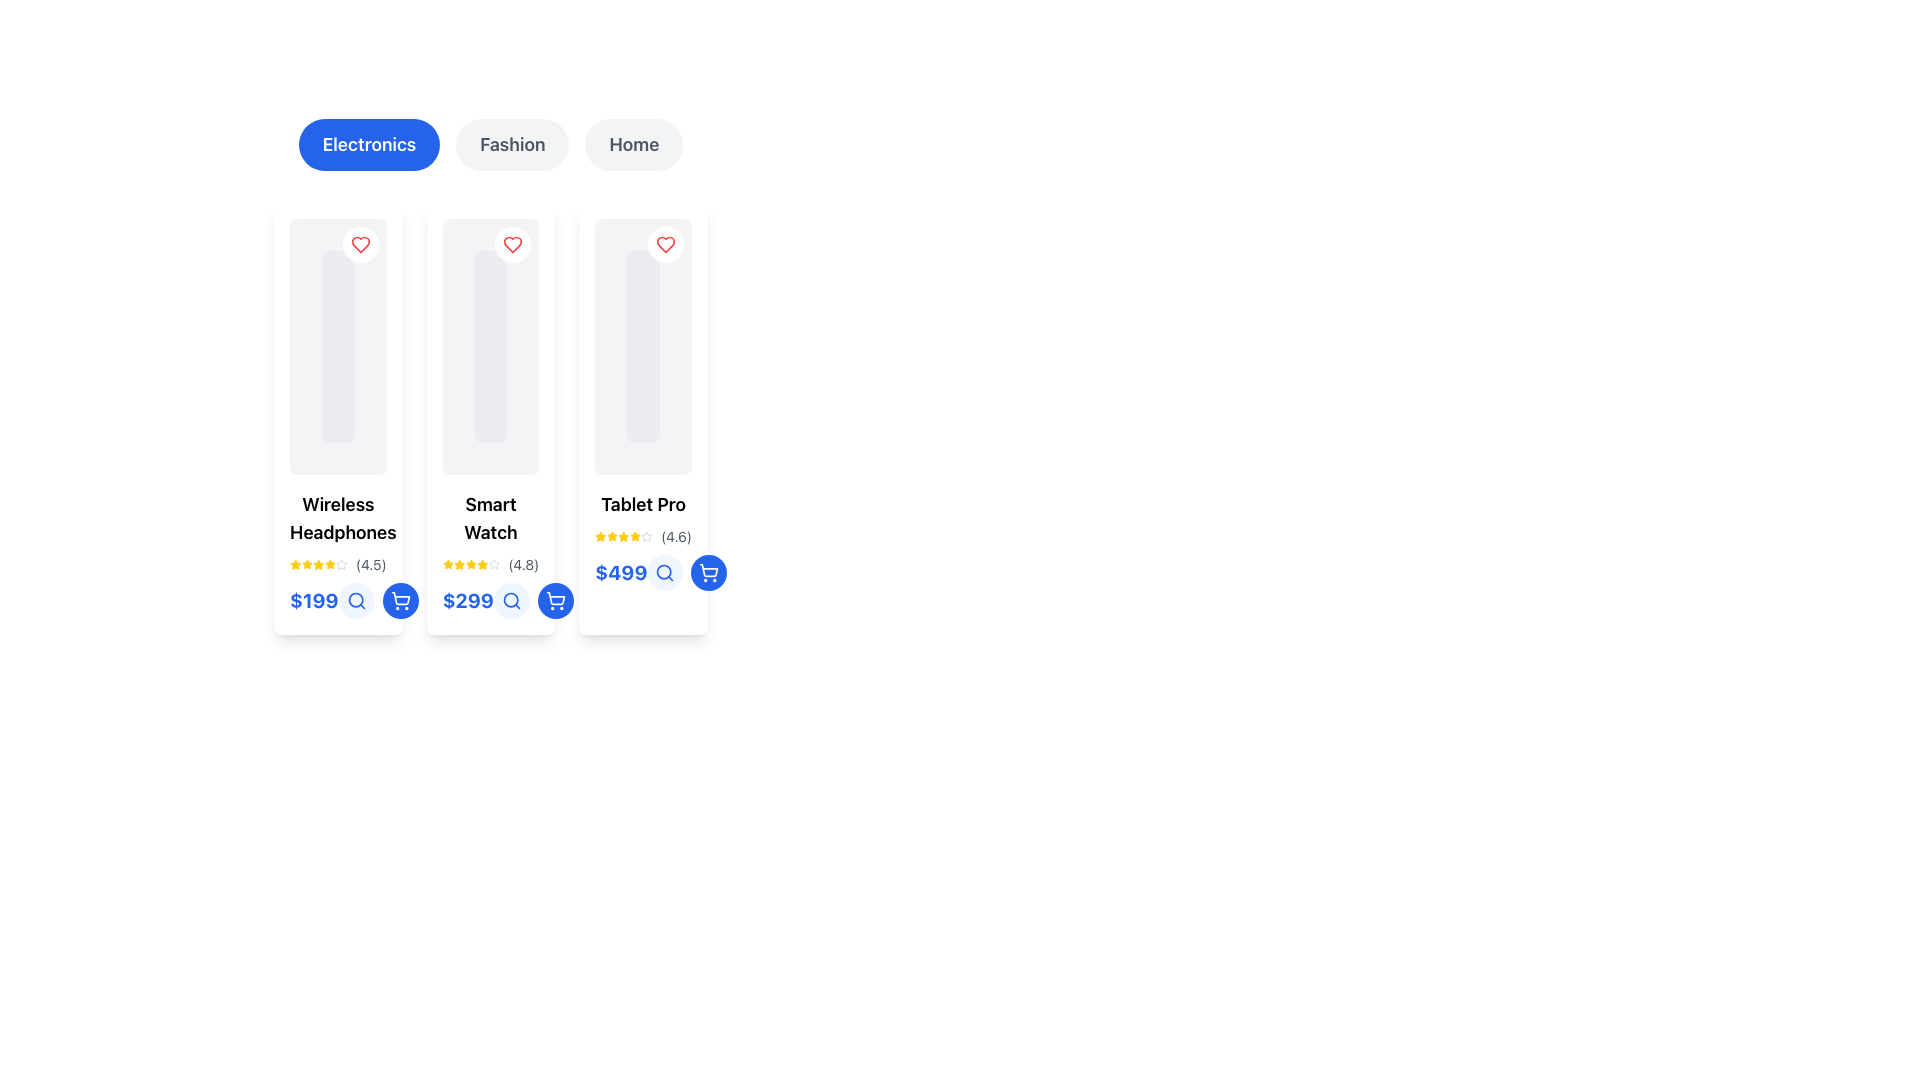 The height and width of the screenshot is (1080, 1920). What do you see at coordinates (600, 535) in the screenshot?
I see `the yellow star icon located in the rating section of the Tablet Pro product card` at bounding box center [600, 535].